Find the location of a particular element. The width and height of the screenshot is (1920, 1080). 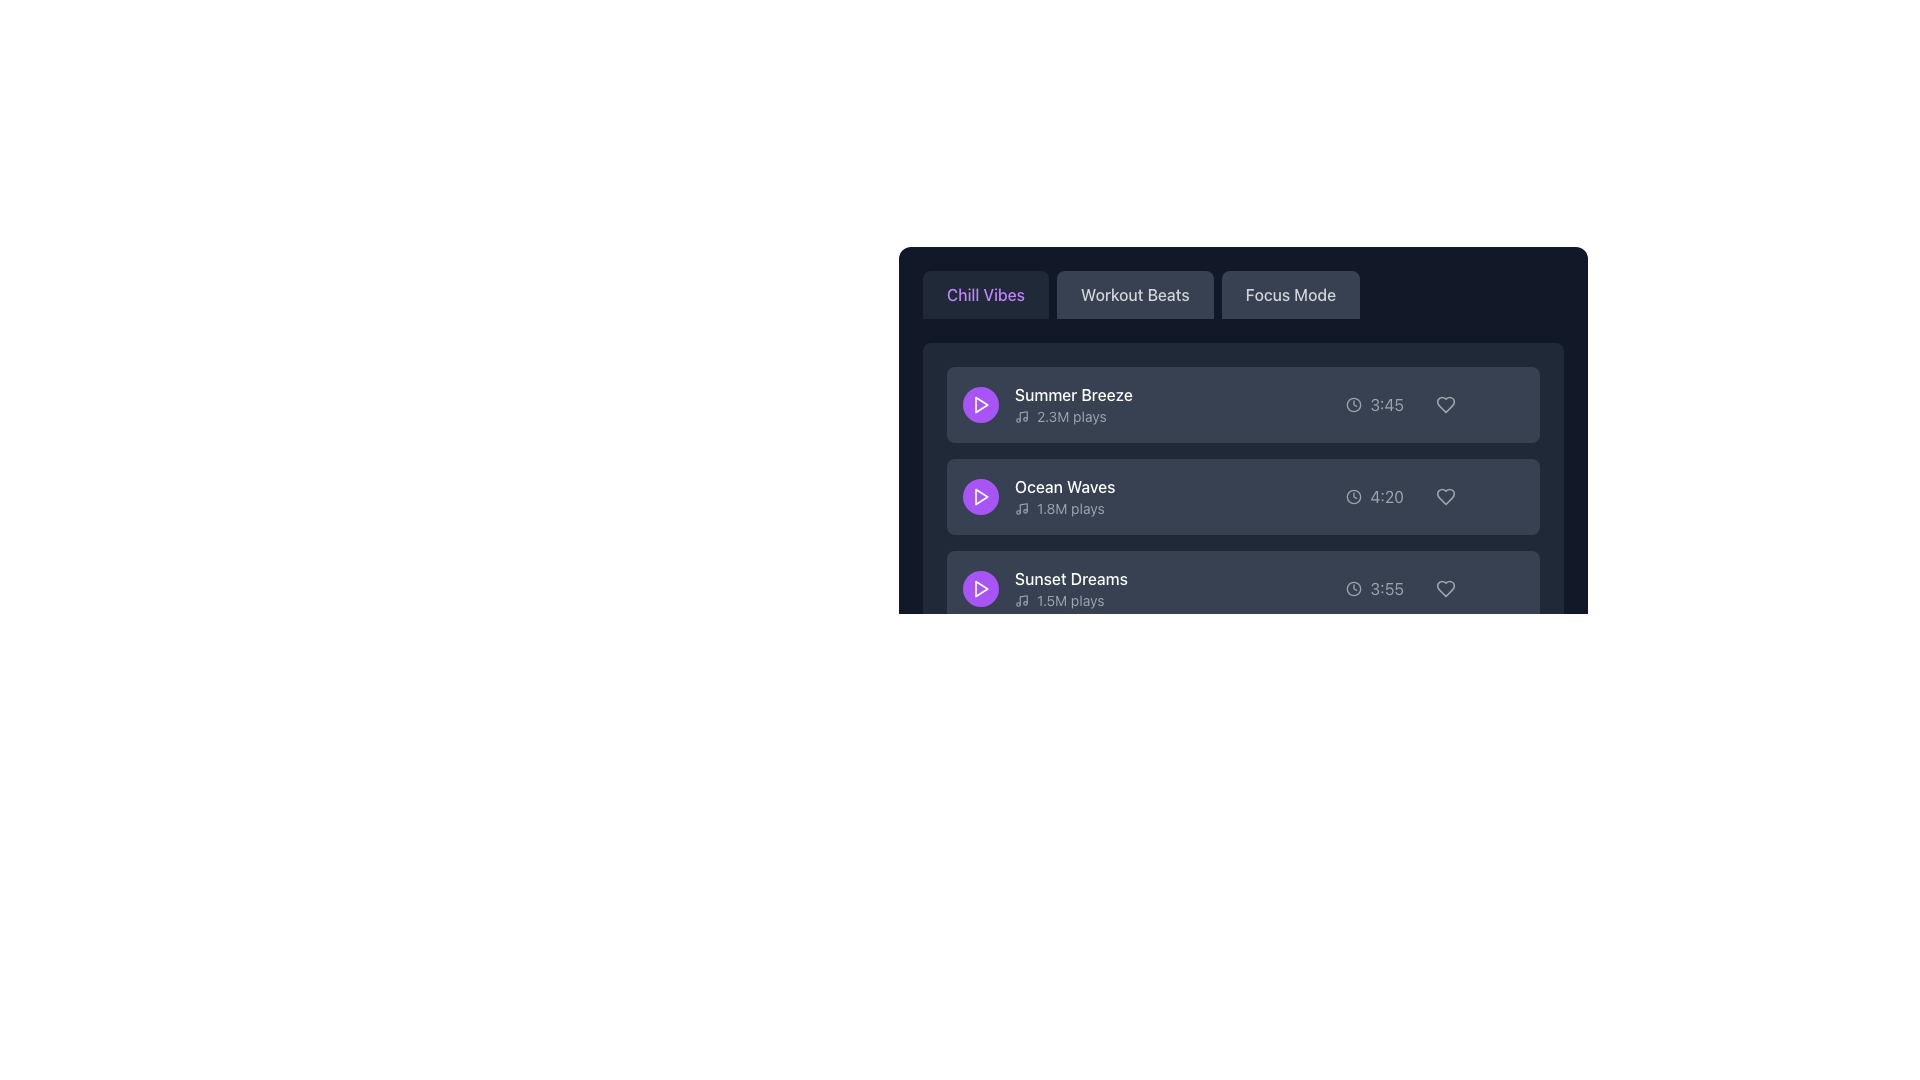

the heart-shaped icon button located in the second row, aligned to the right of the text display '4:20' is located at coordinates (1445, 496).